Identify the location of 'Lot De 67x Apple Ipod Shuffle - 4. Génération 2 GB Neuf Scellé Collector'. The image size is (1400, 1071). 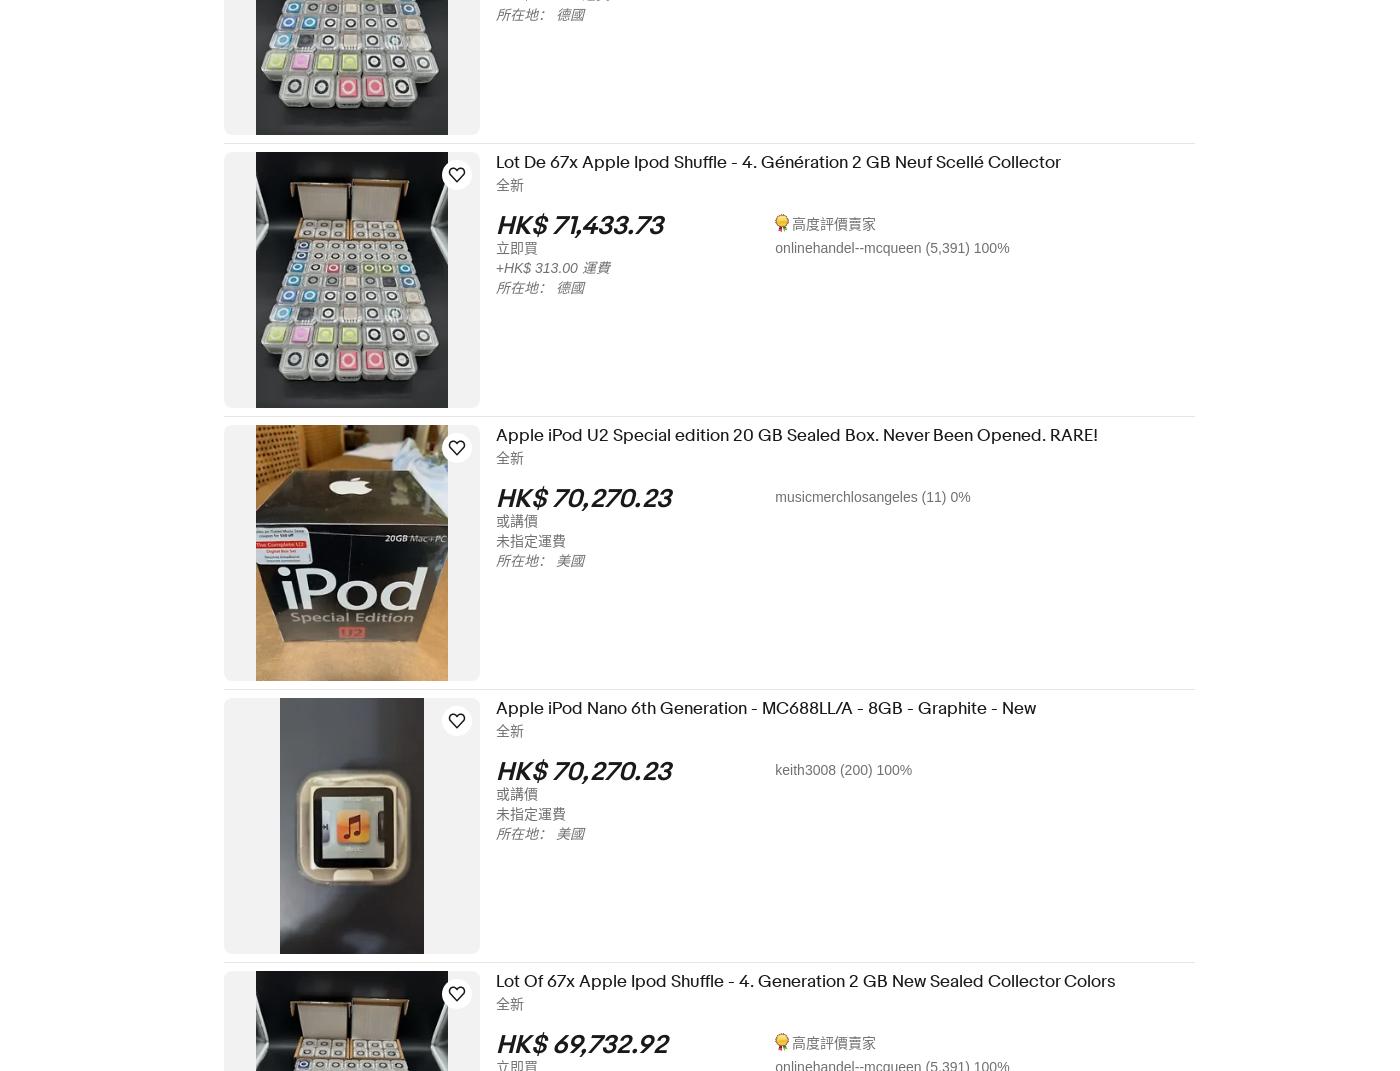
(790, 161).